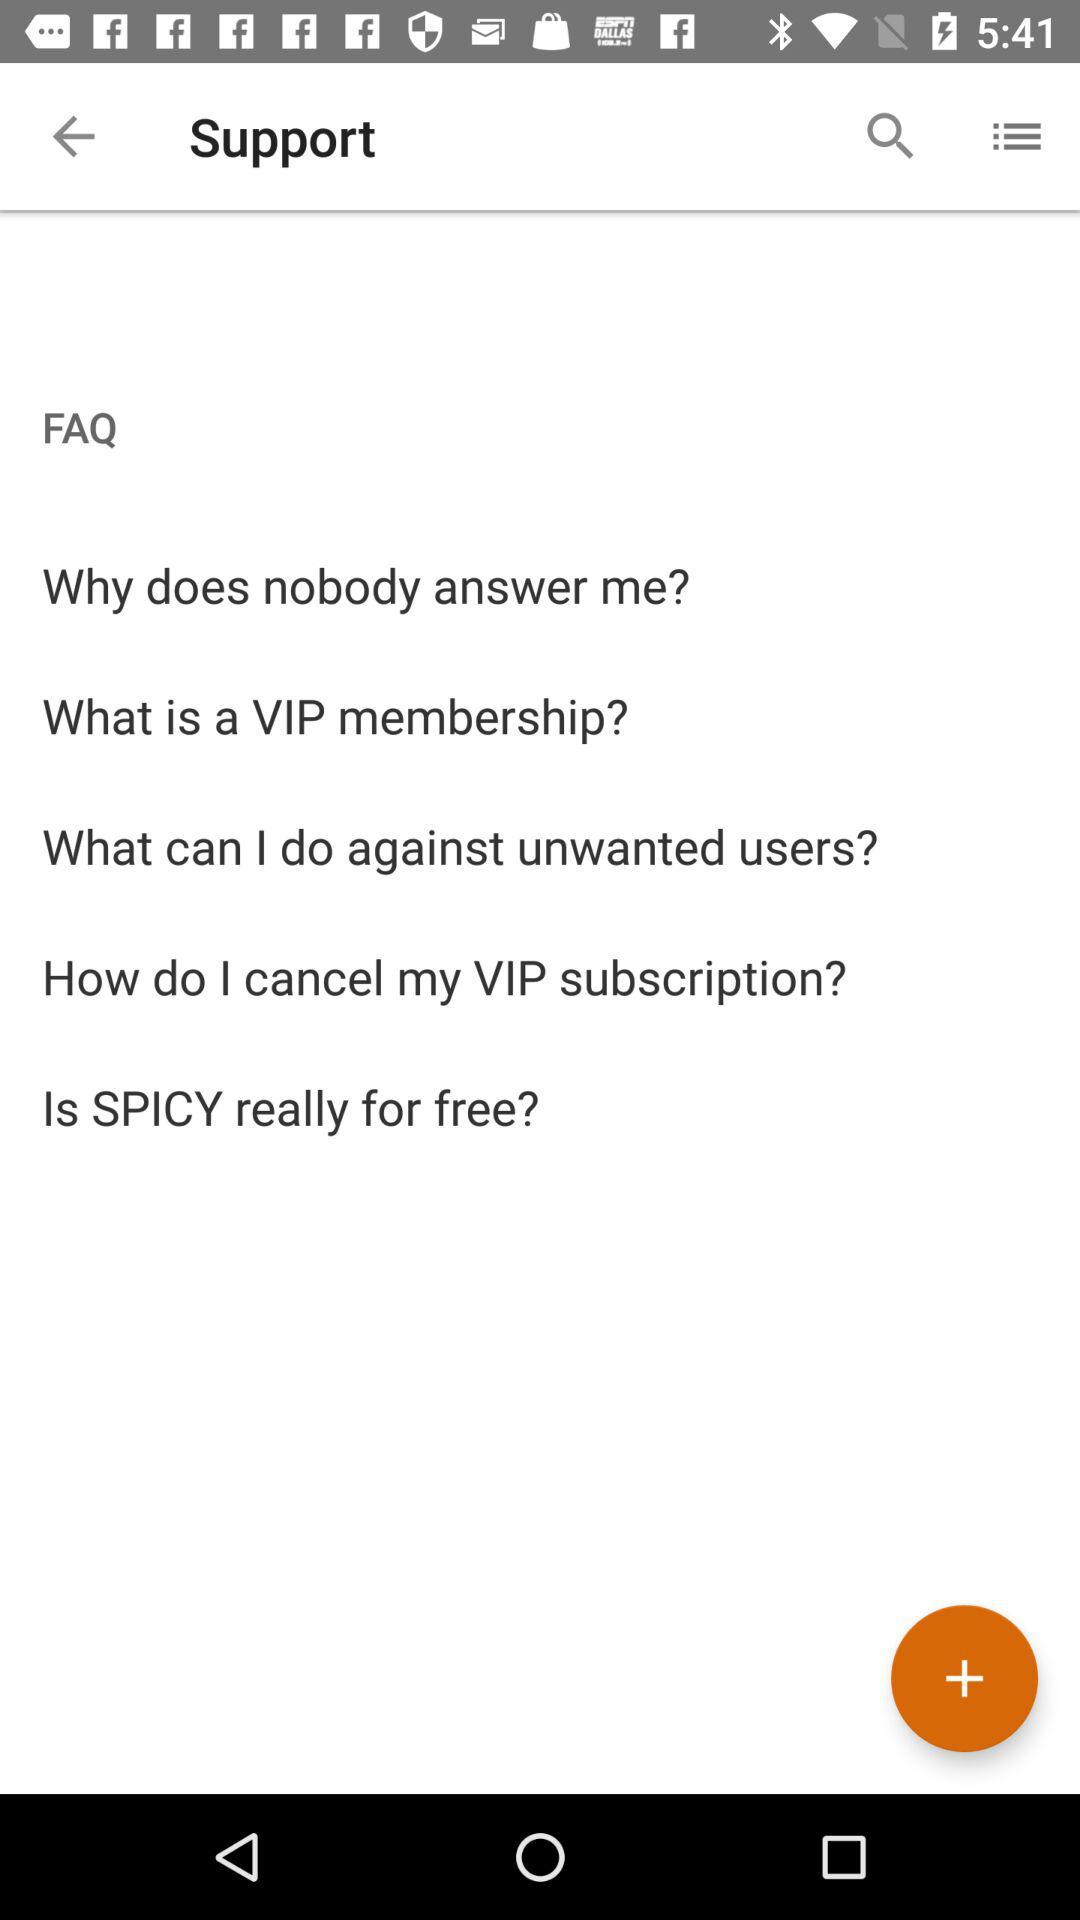 The width and height of the screenshot is (1080, 1920). What do you see at coordinates (963, 1678) in the screenshot?
I see `the add icon` at bounding box center [963, 1678].